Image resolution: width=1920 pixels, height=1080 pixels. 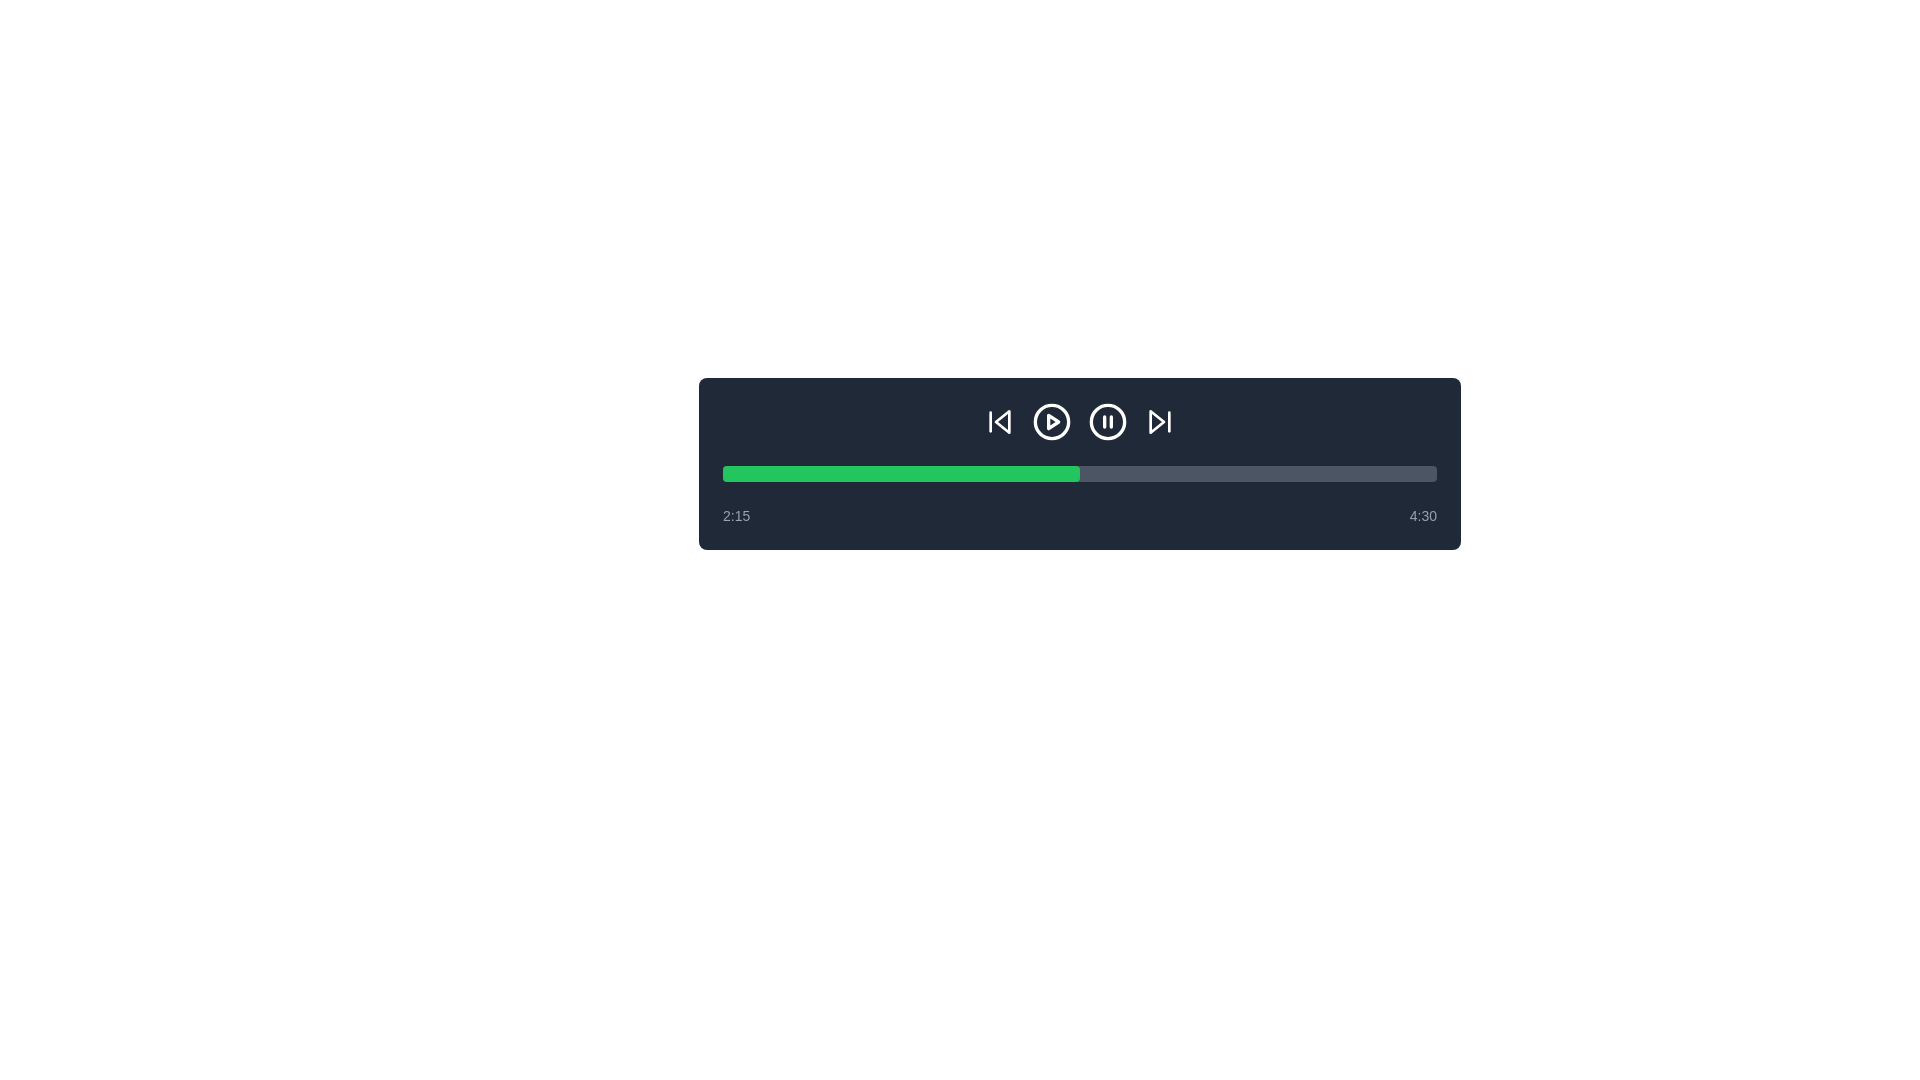 What do you see at coordinates (1002, 420) in the screenshot?
I see `the triangular rewind button in the media player interface` at bounding box center [1002, 420].